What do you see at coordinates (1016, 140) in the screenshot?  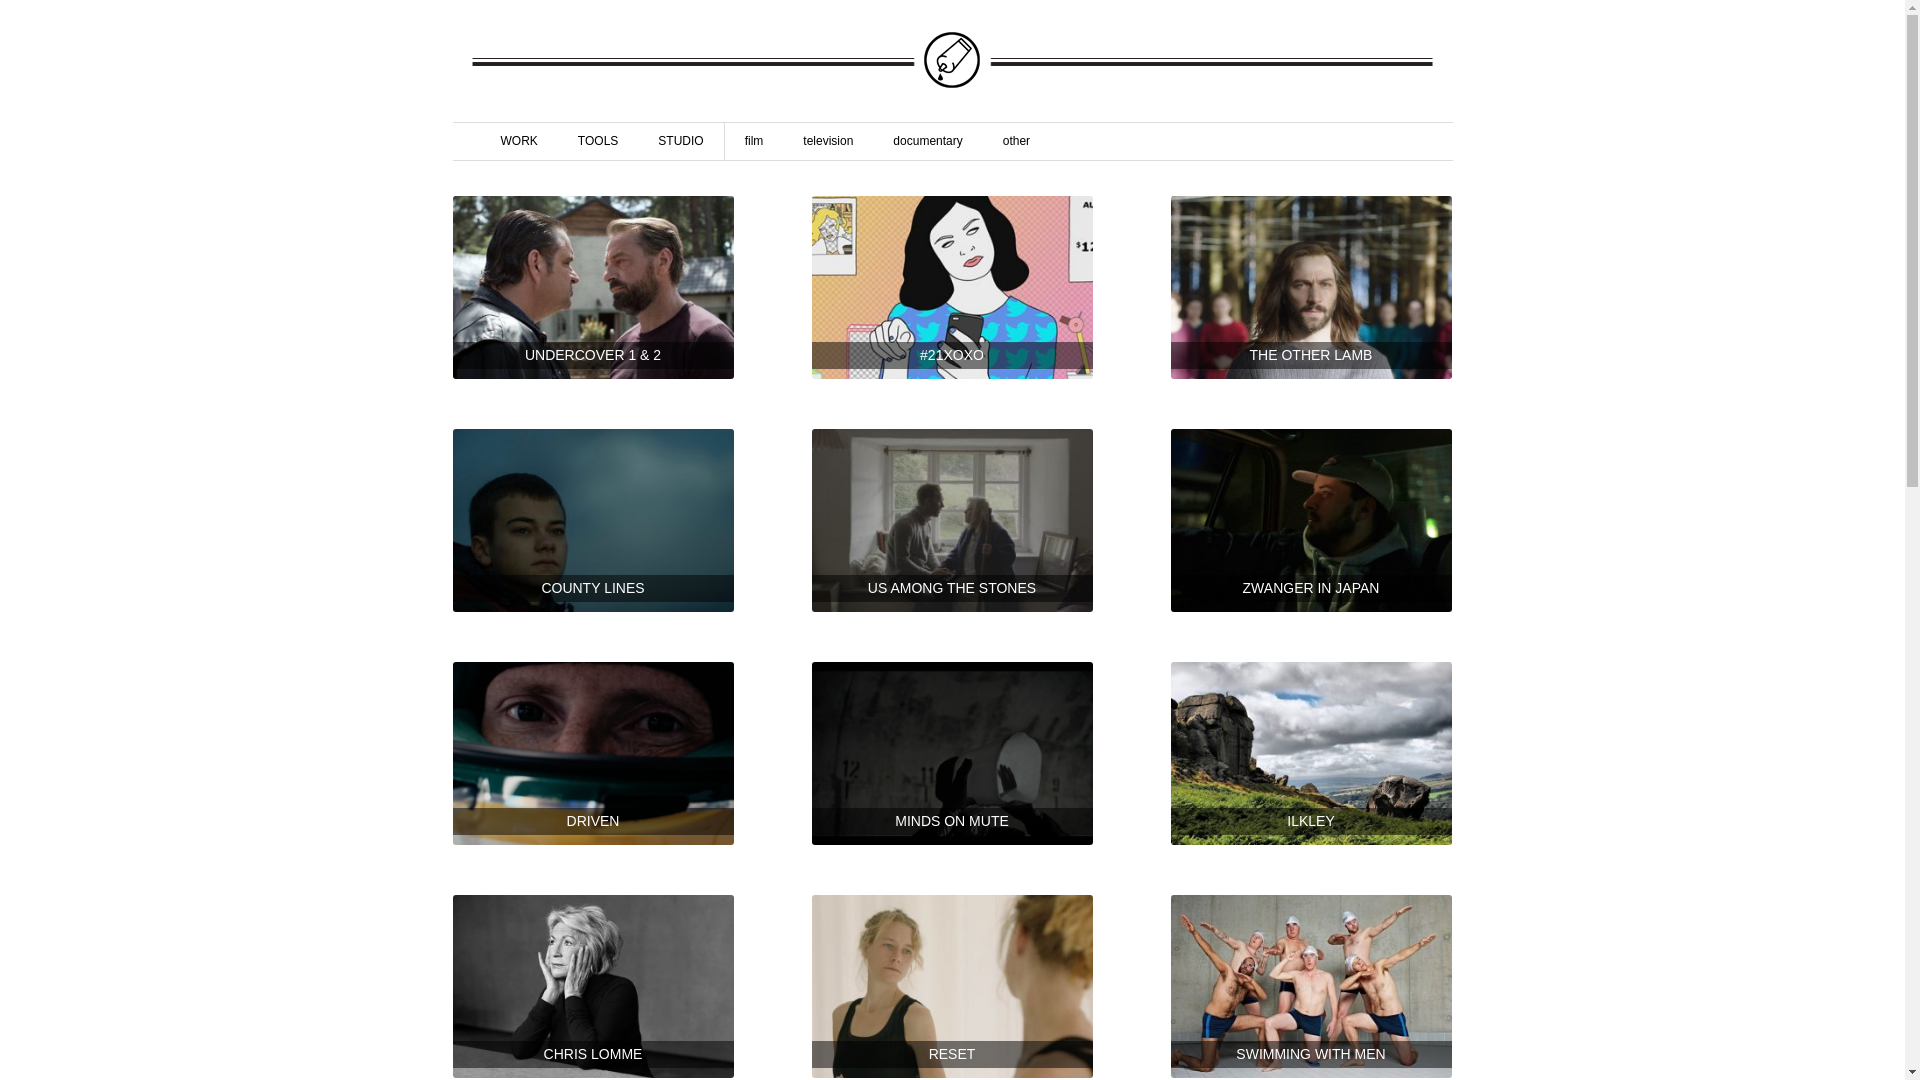 I see `'other'` at bounding box center [1016, 140].